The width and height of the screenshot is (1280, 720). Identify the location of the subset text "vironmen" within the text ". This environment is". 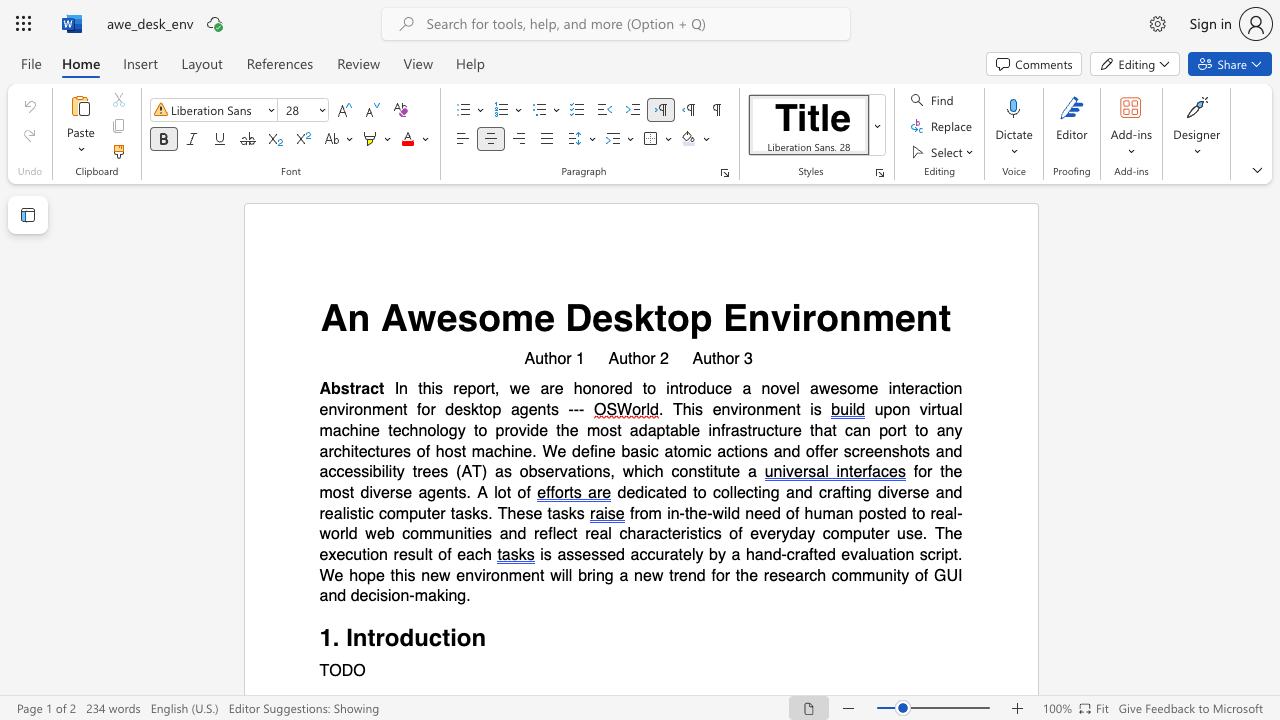
(729, 409).